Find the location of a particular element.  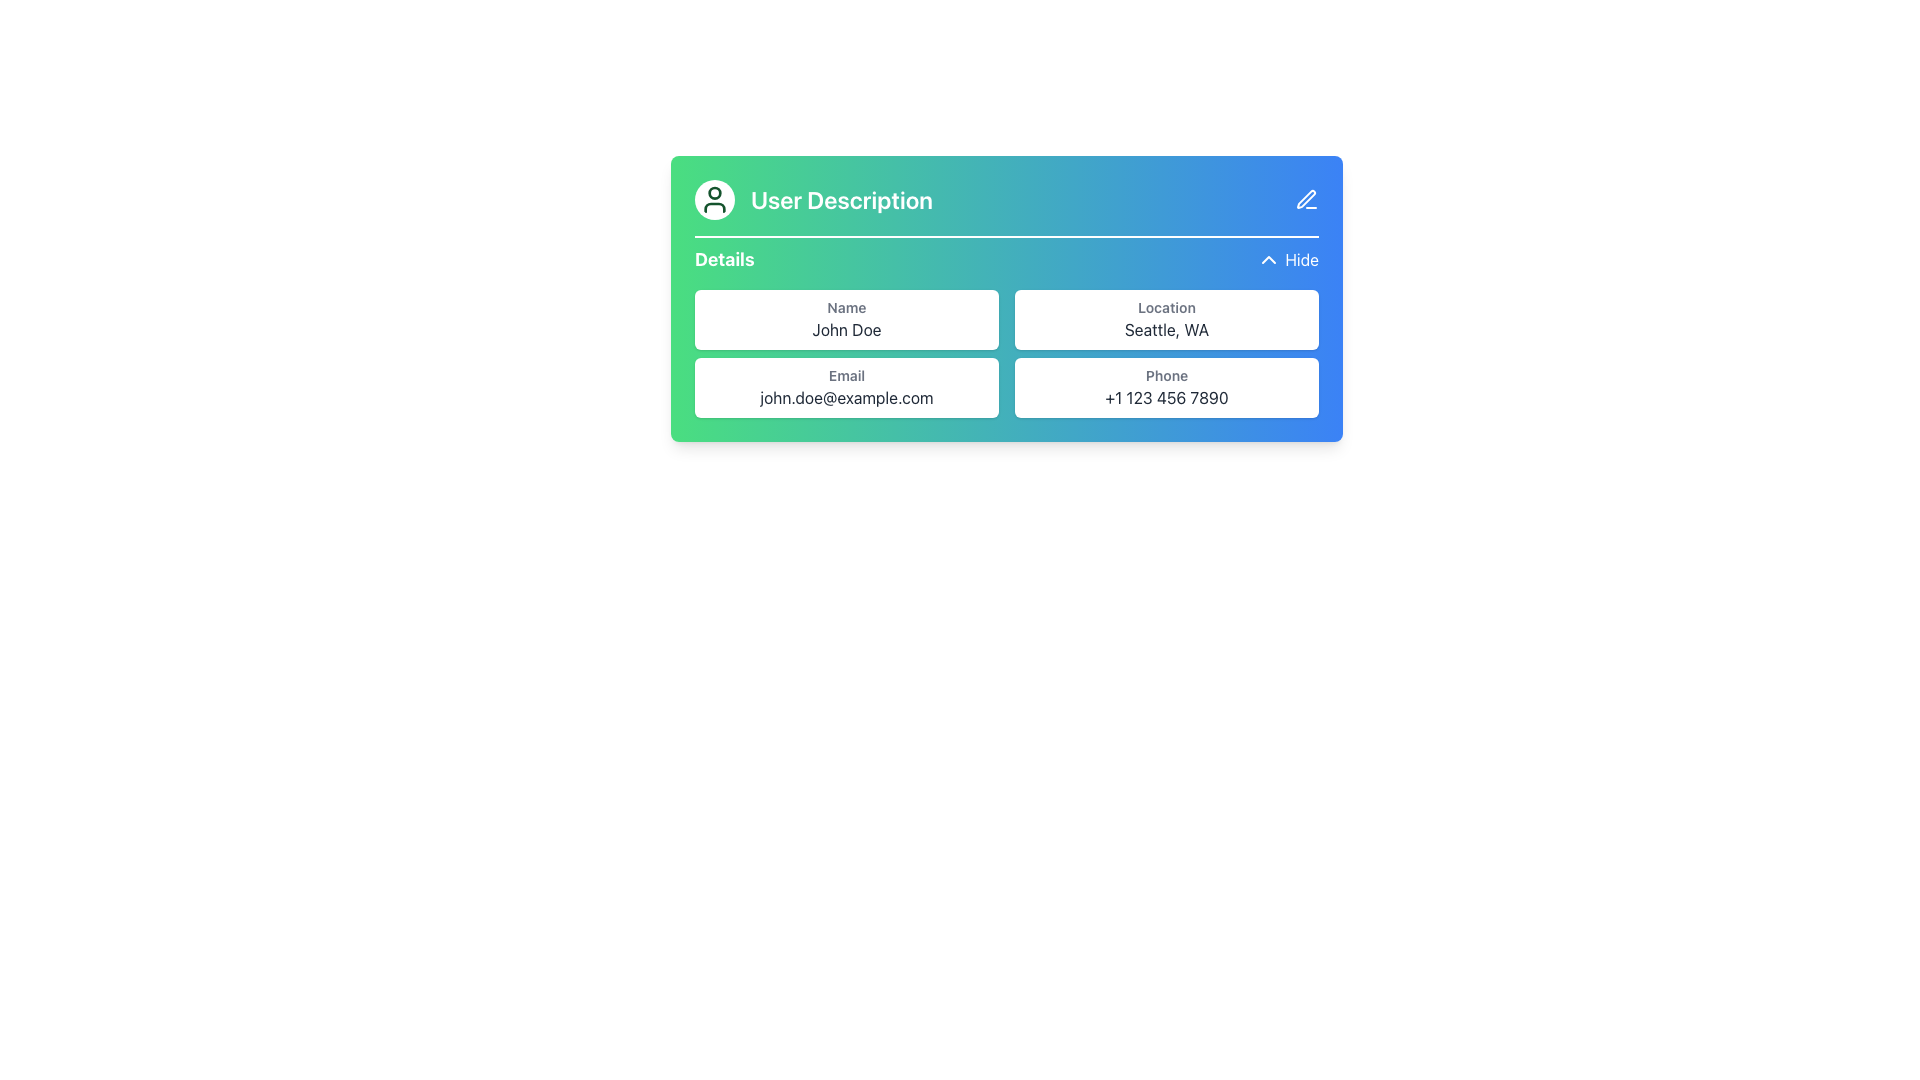

the static text element displaying the phone number '+1 123 456 7890' within the 'Details' section of the card, which is labeled 'Phone' is located at coordinates (1166, 397).